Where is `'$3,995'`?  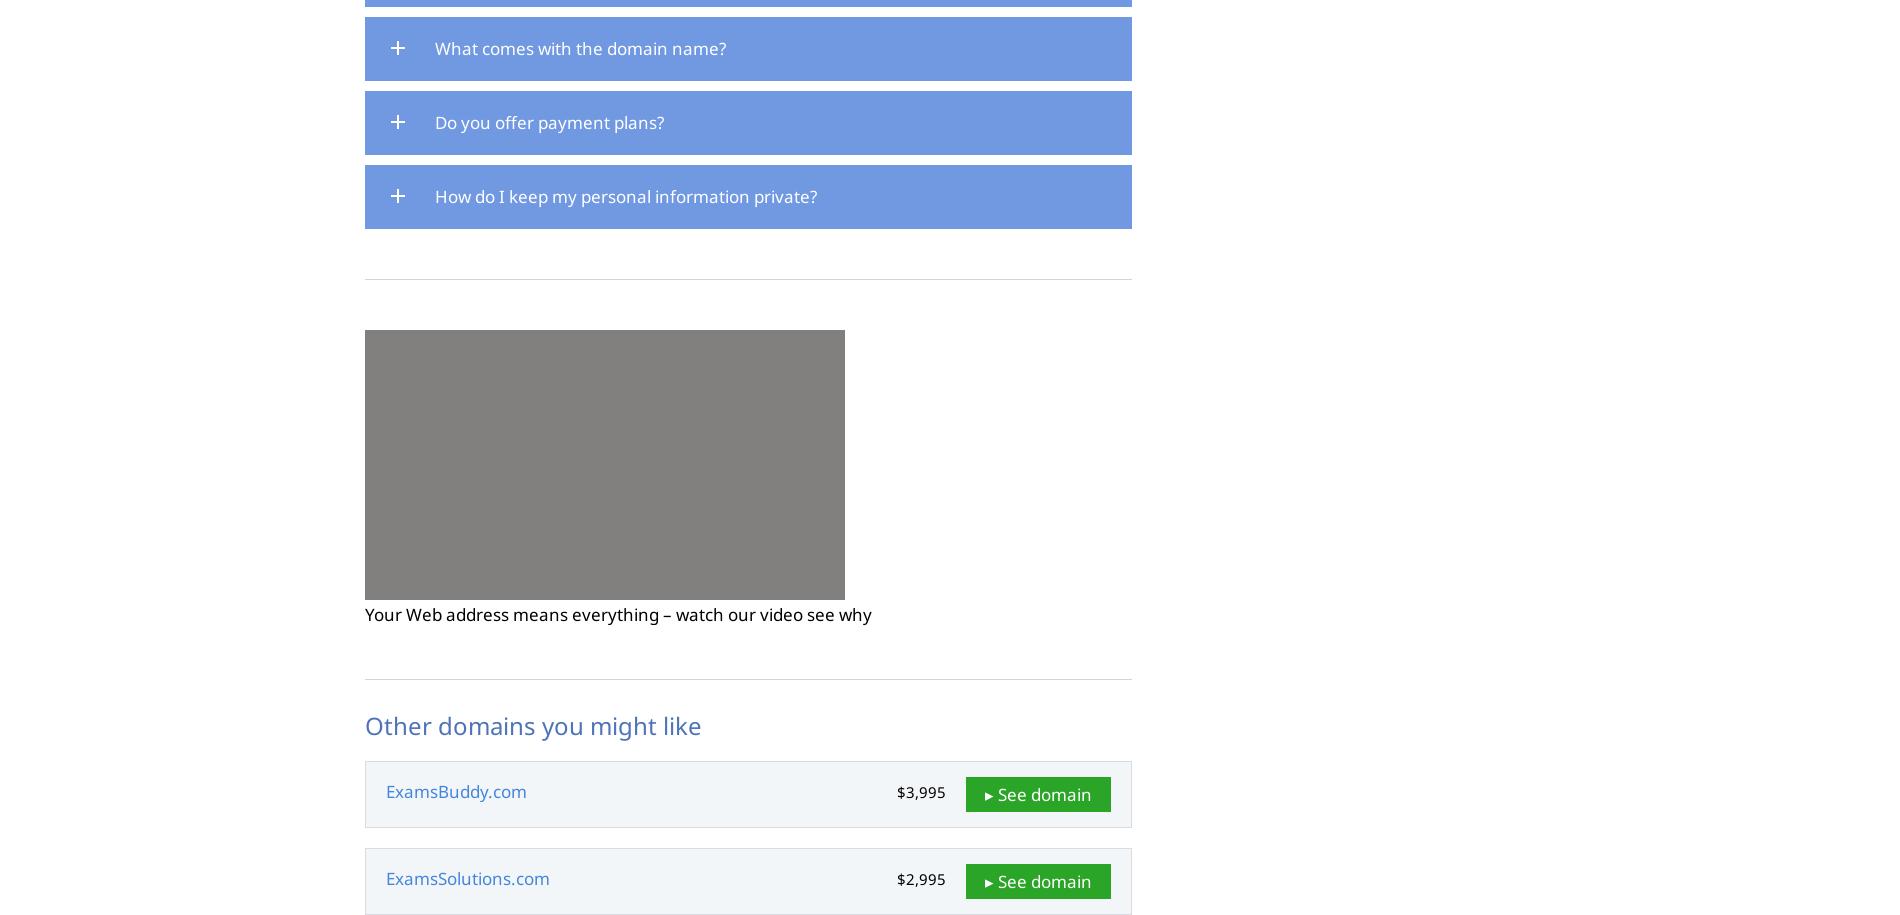
'$3,995' is located at coordinates (920, 791).